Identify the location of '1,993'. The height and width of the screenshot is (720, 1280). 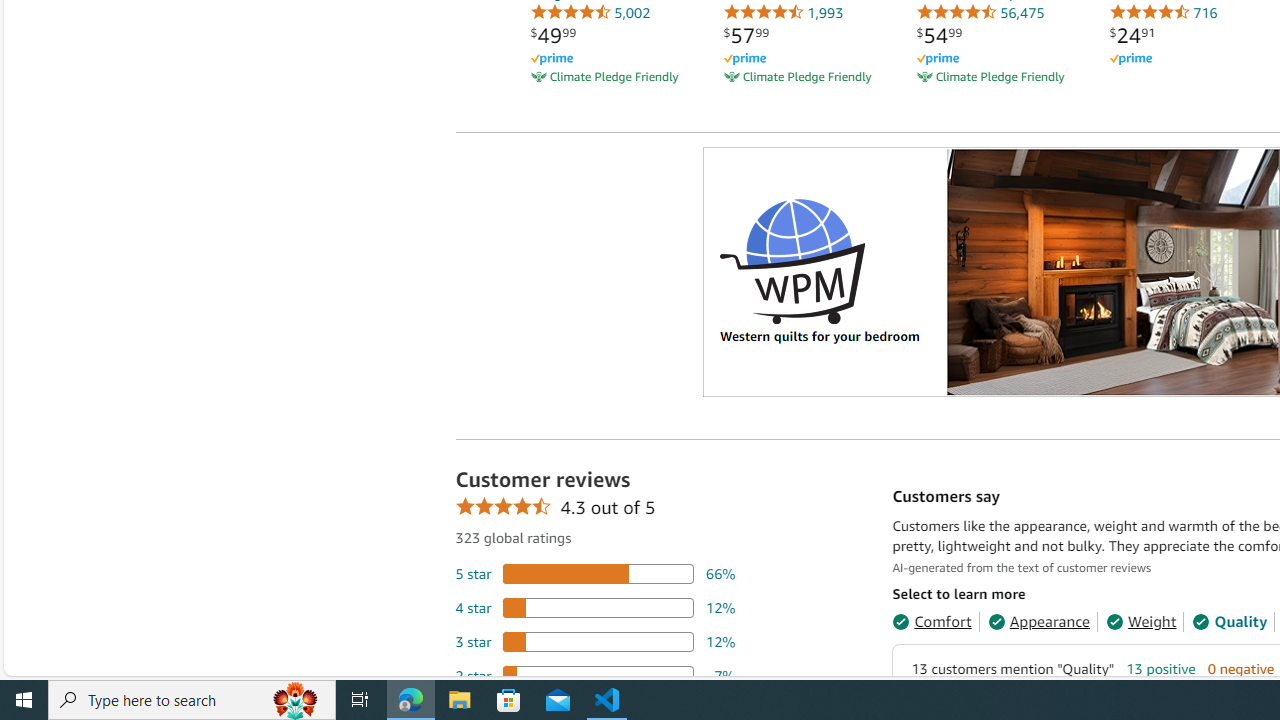
(782, 12).